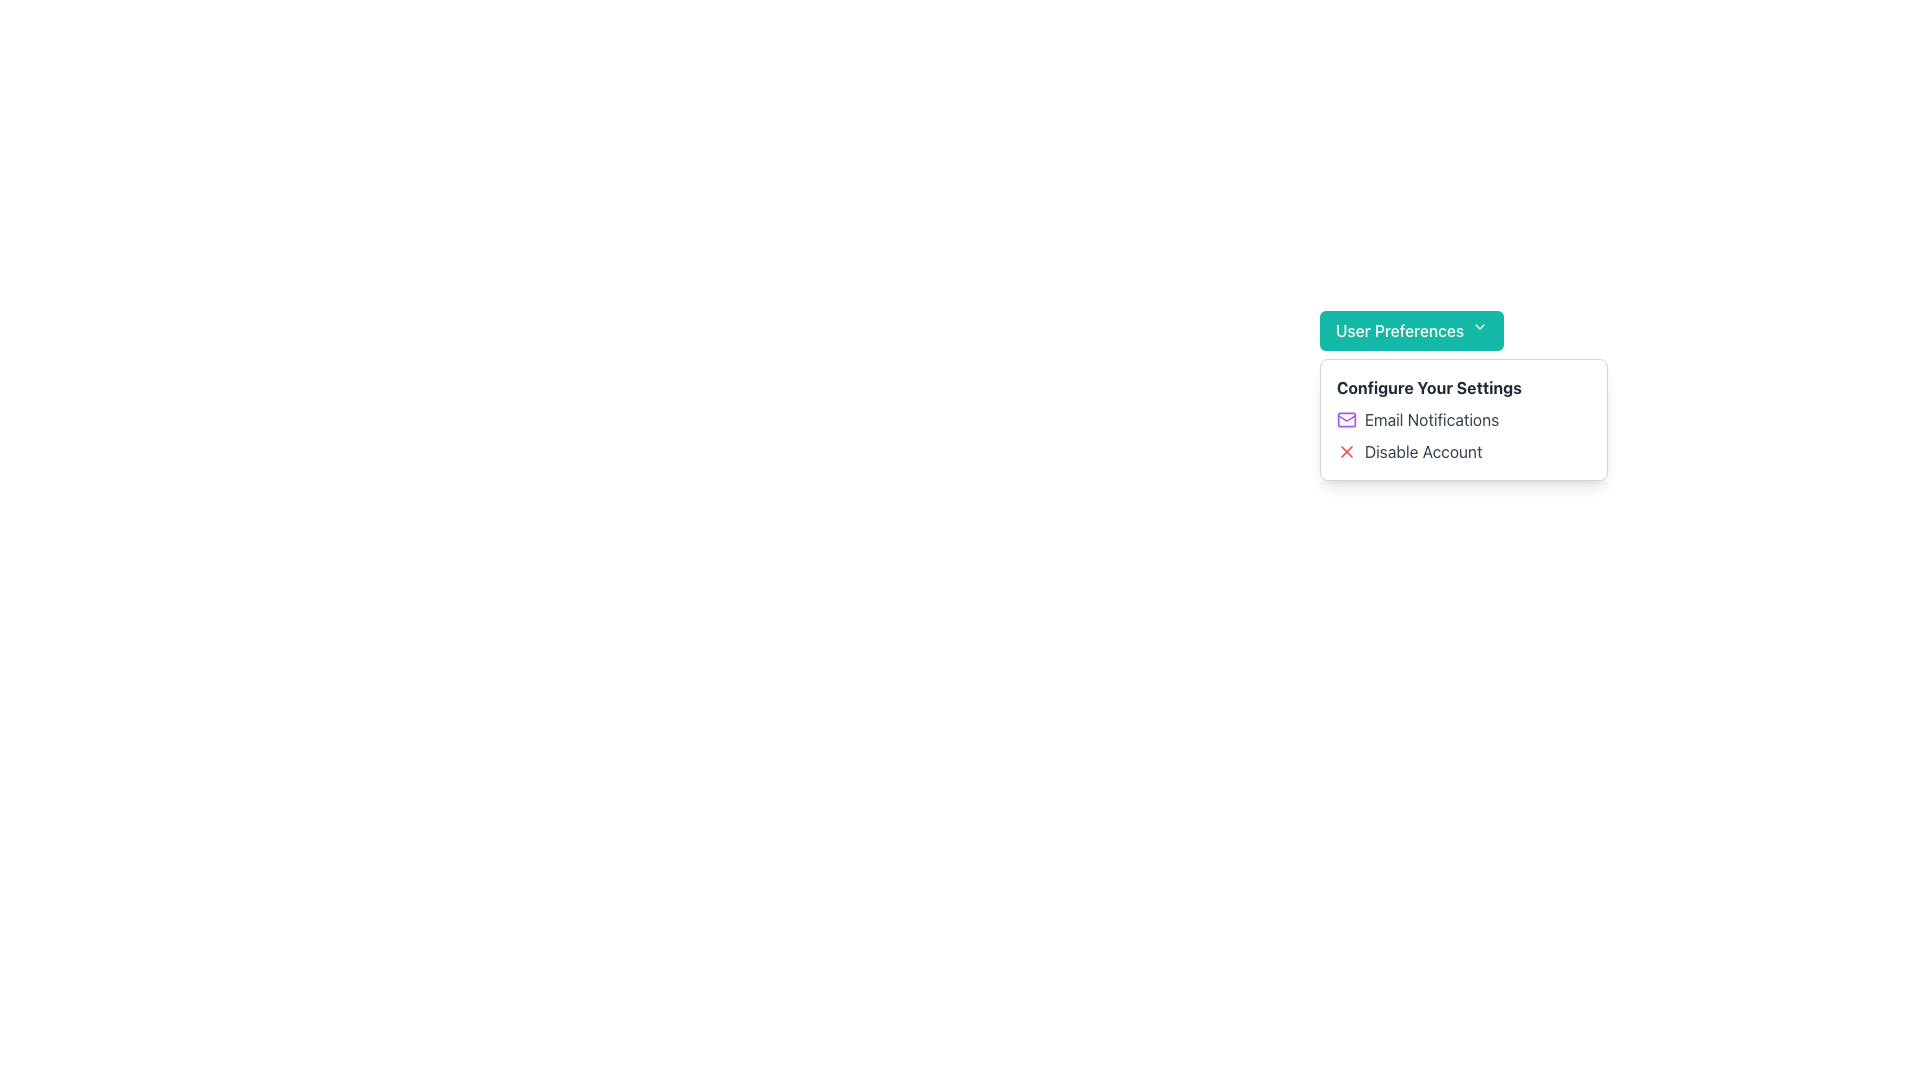  What do you see at coordinates (1430, 419) in the screenshot?
I see `the text label 'Email Notifications' which is styled in gray and located in a popup card under 'Configure Your Settings', alongside a purple mail icon` at bounding box center [1430, 419].